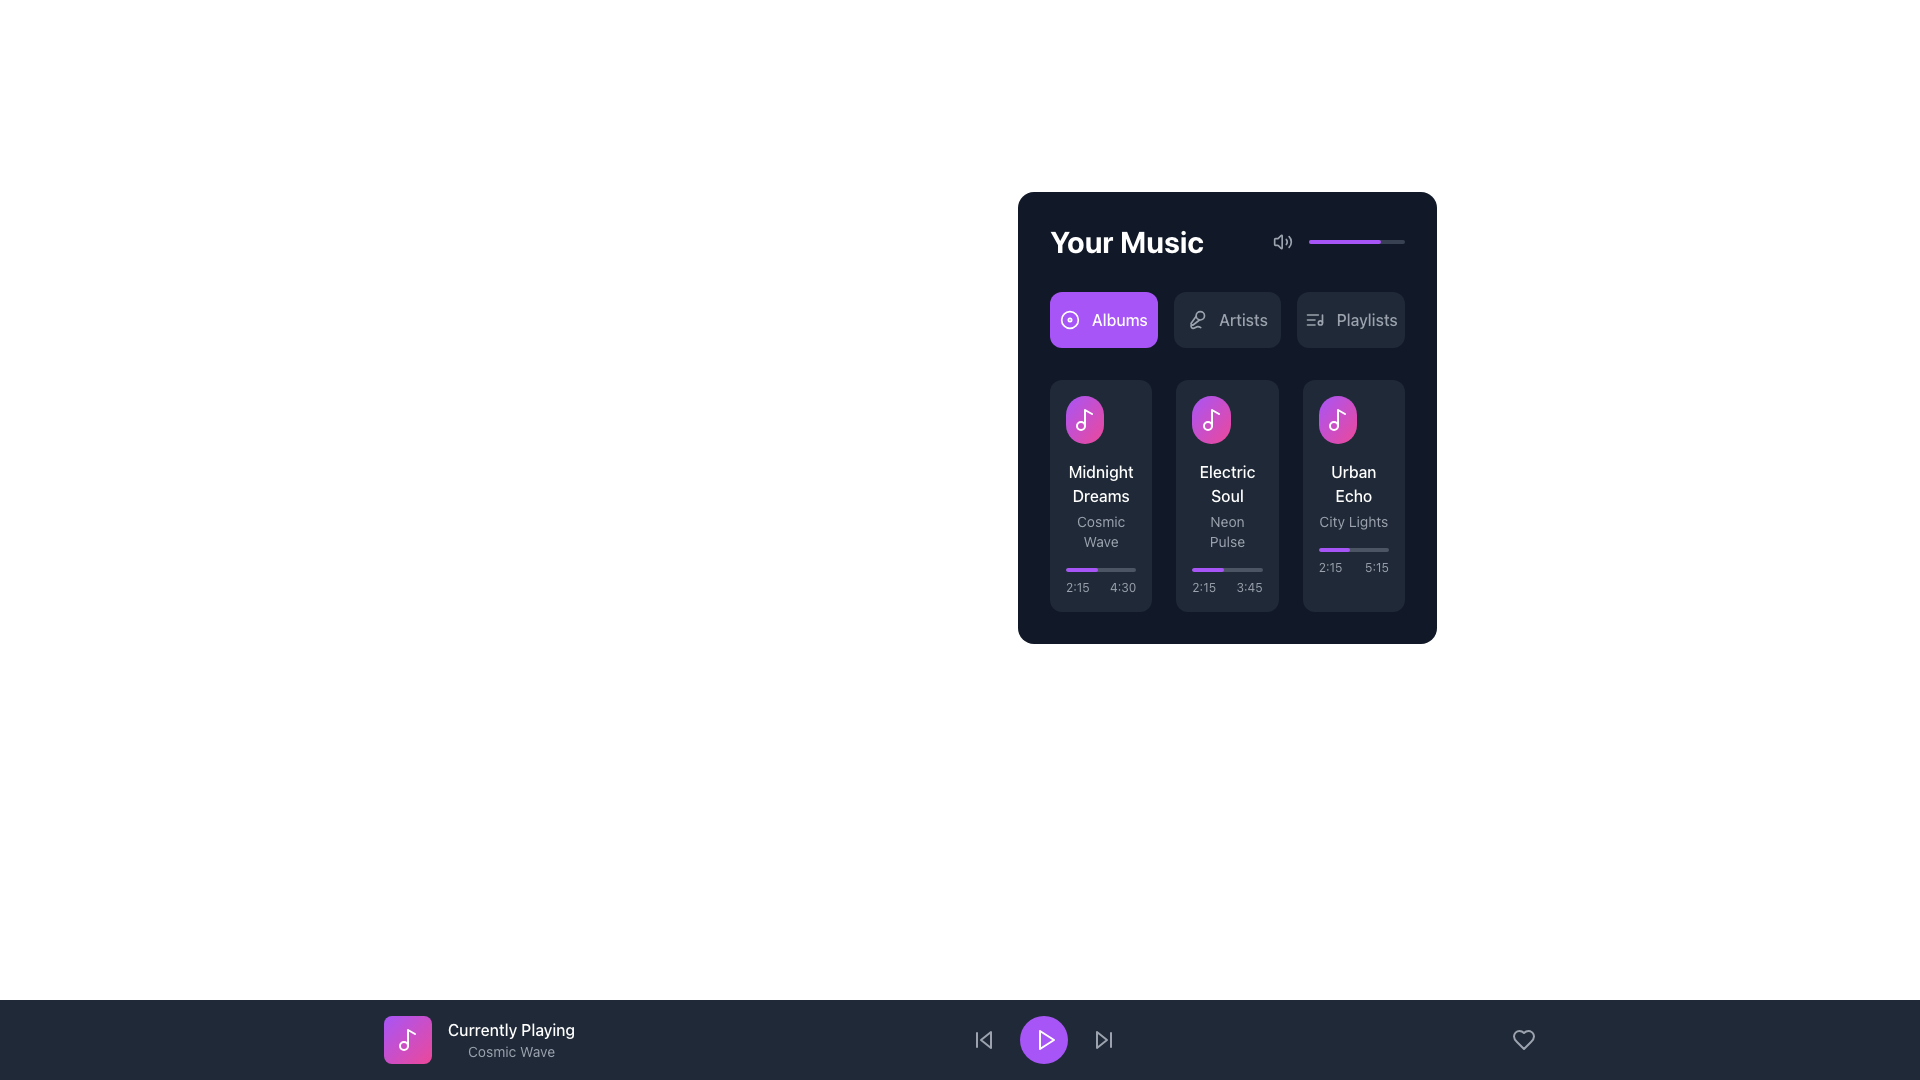  Describe the element at coordinates (1100, 586) in the screenshot. I see `the text label displaying playback time indicators '2:15' and '4:30', which is styled in a small gray font and located below the progress bar in the 'Midnight Dreams' card` at that location.